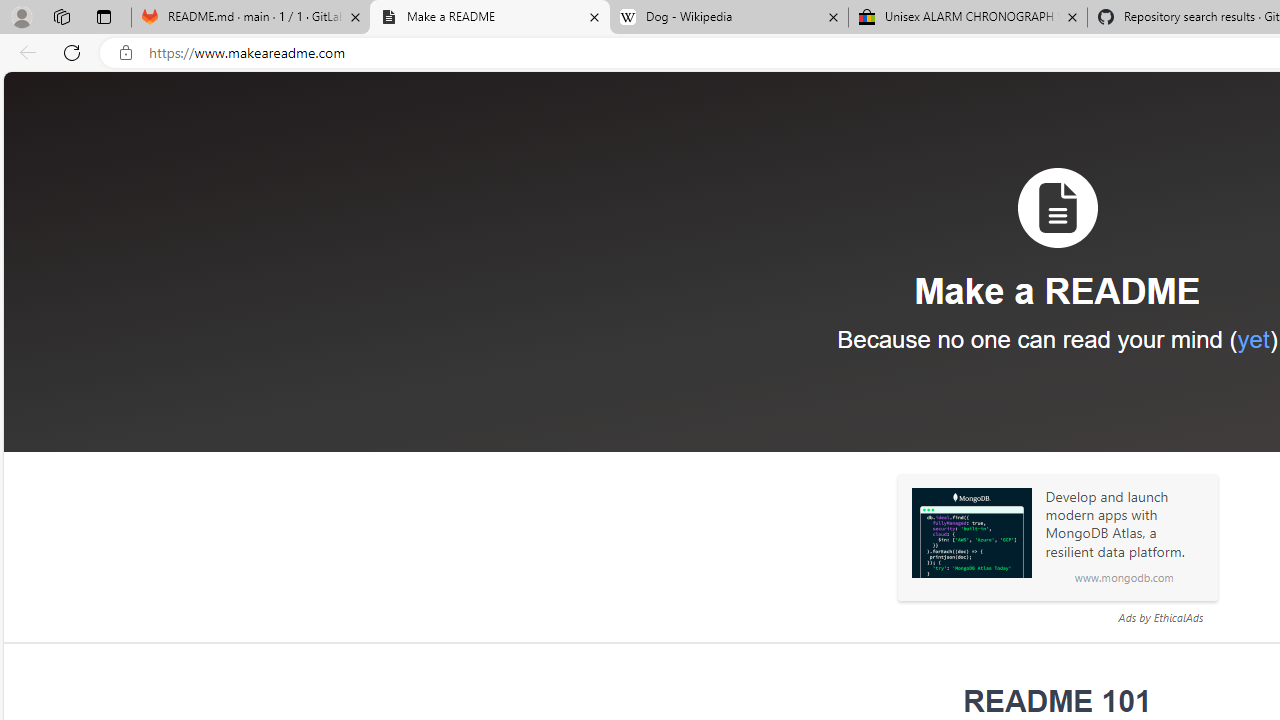  I want to click on 'Dog - Wikipedia', so click(728, 17).